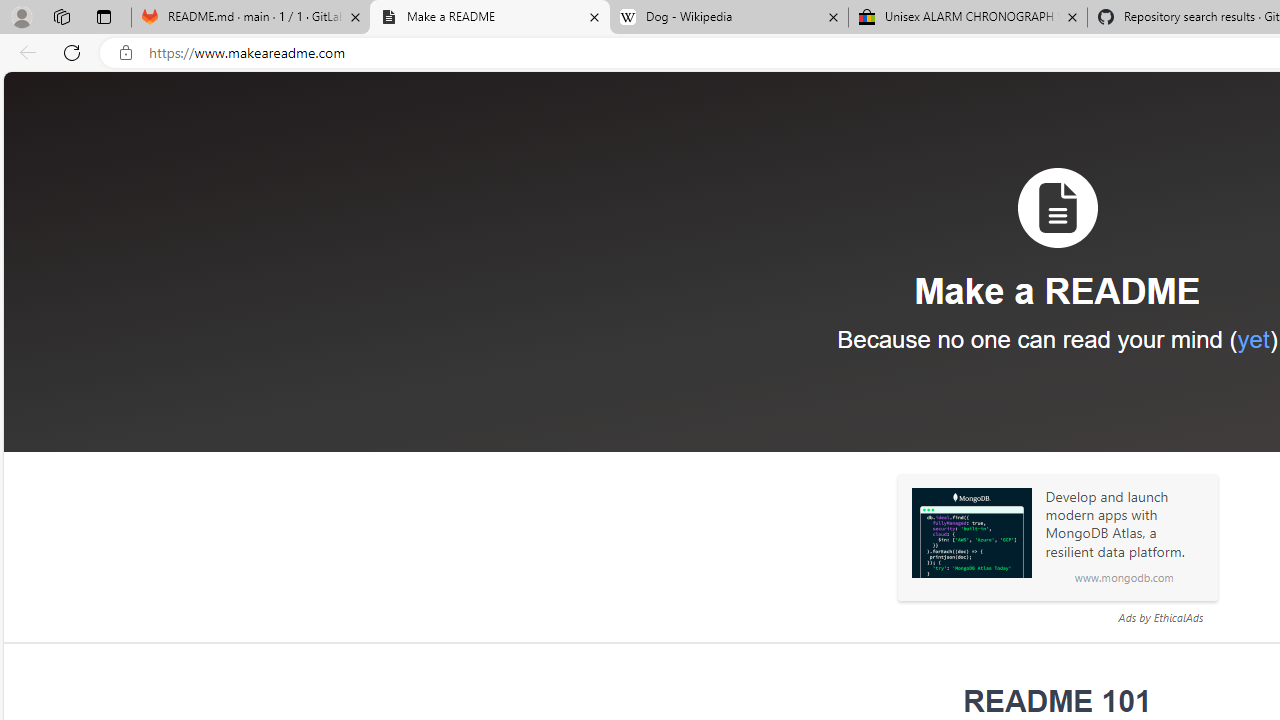  I want to click on 'Dog - Wikipedia', so click(728, 17).